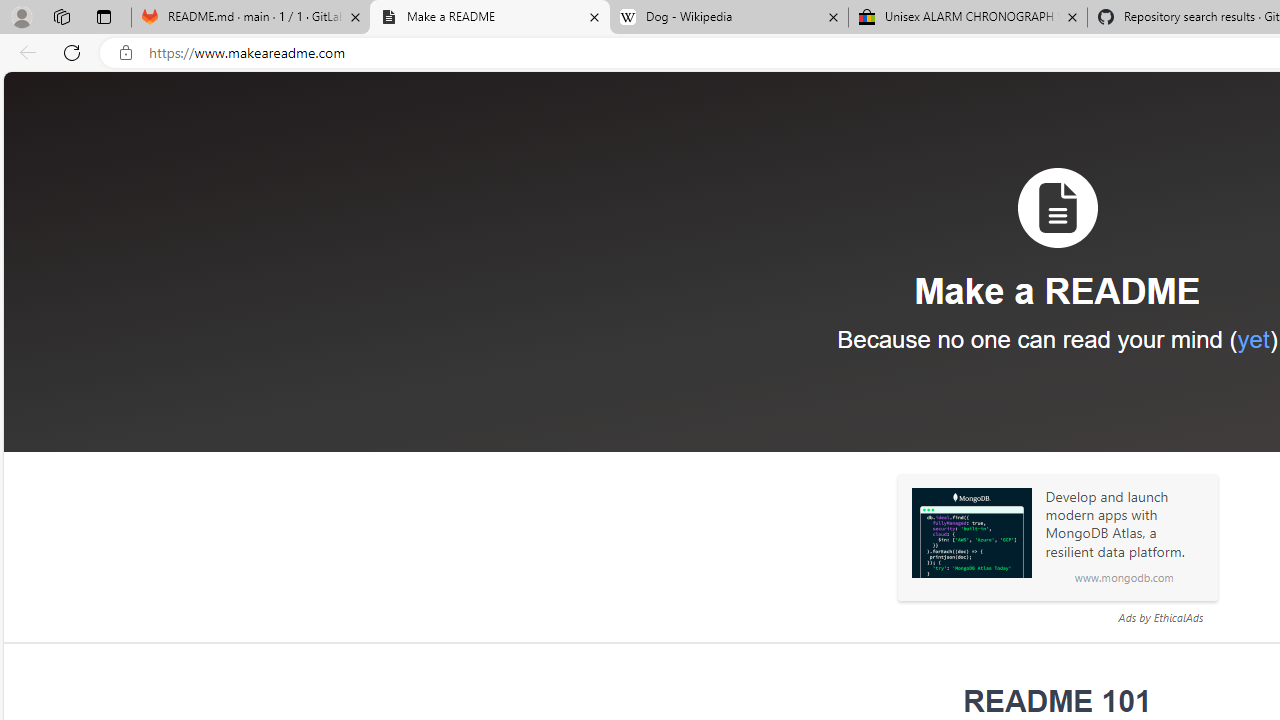  I want to click on 'Dog - Wikipedia', so click(728, 17).